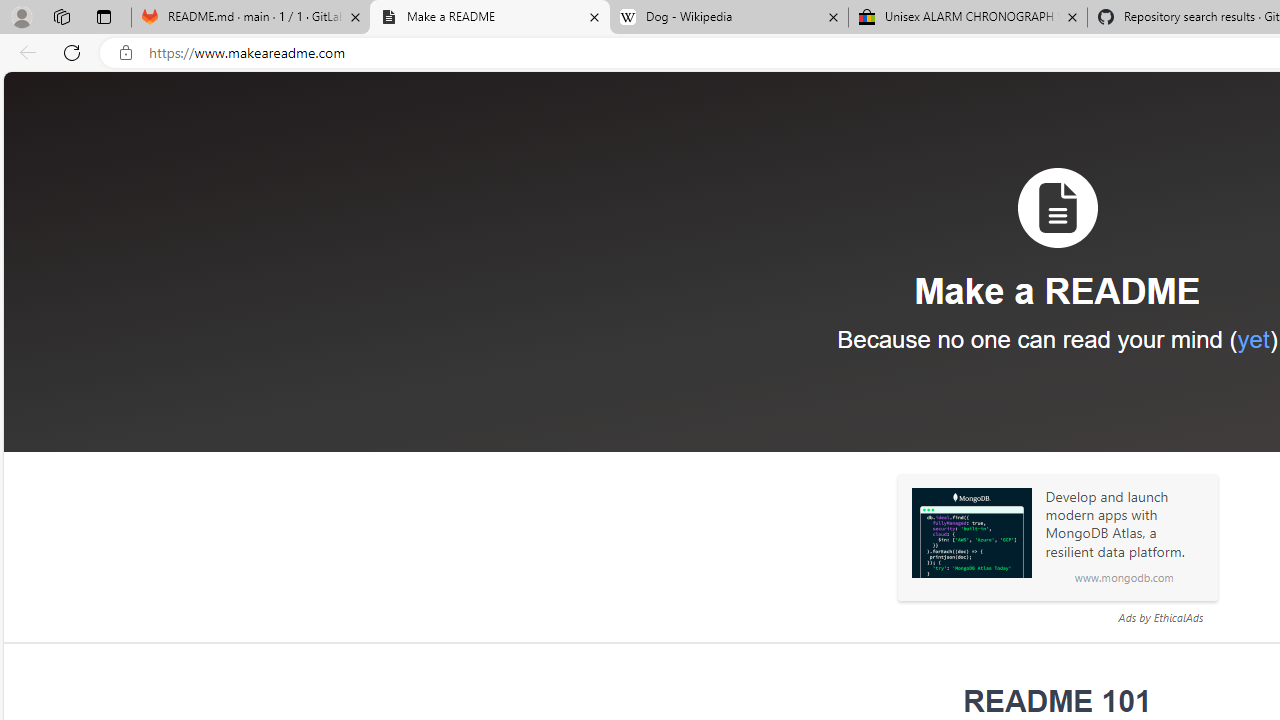  I want to click on 'Dog - Wikipedia', so click(728, 17).